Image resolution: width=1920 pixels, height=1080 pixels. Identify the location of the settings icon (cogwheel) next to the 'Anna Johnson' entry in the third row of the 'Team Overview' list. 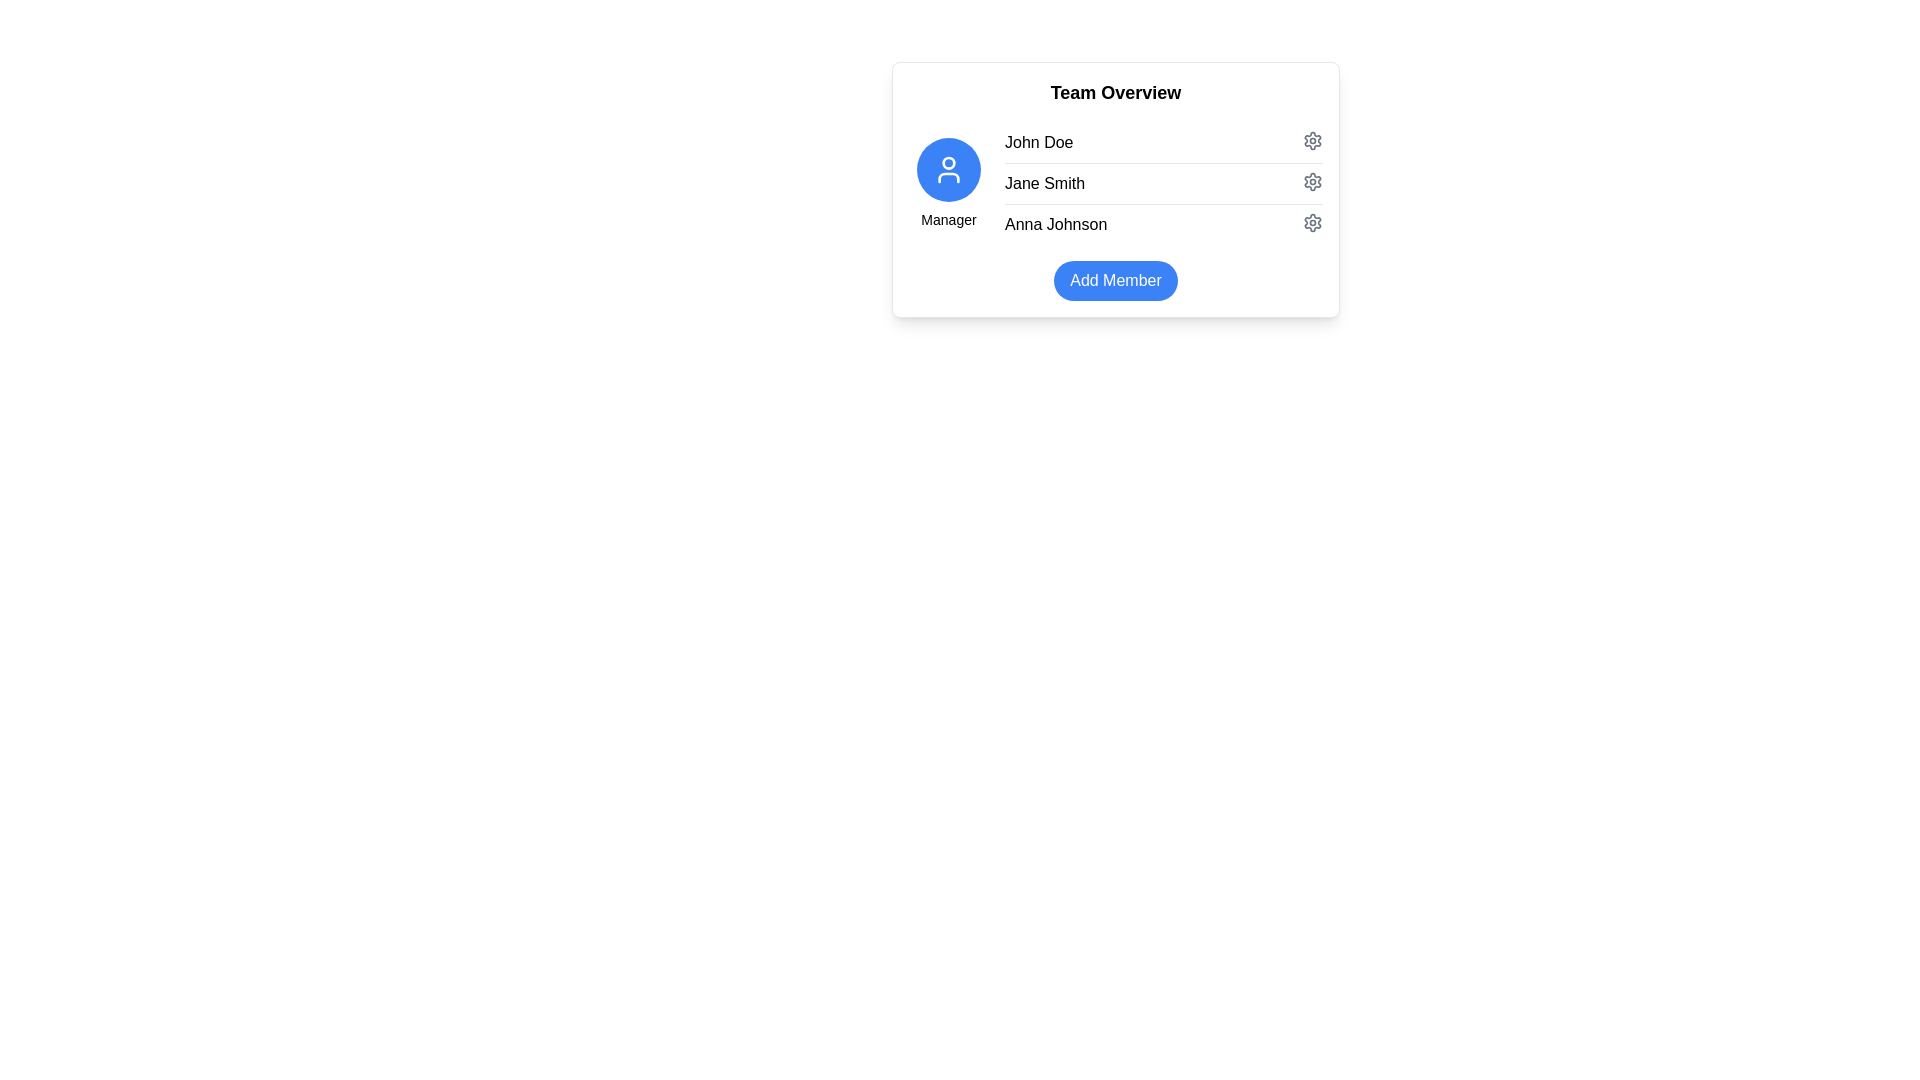
(1313, 223).